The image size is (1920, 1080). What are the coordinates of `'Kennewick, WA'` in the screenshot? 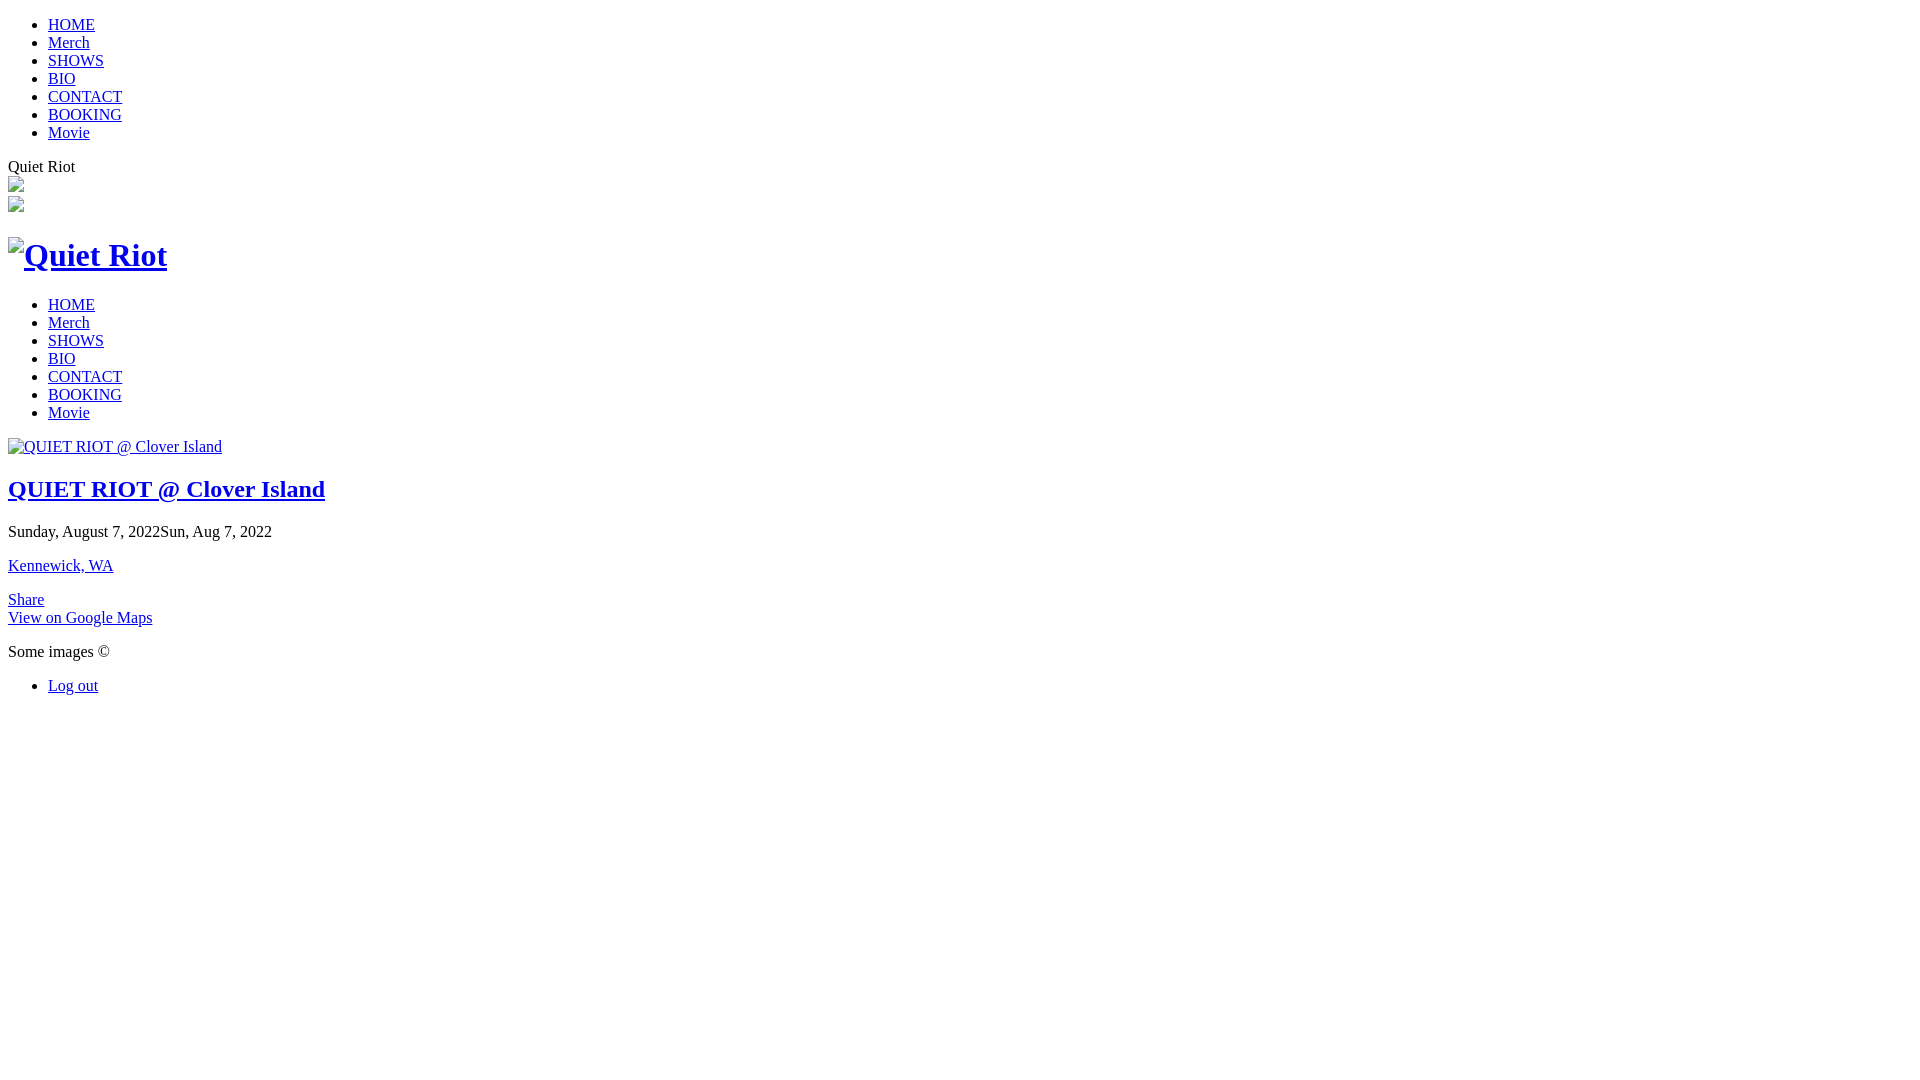 It's located at (60, 565).